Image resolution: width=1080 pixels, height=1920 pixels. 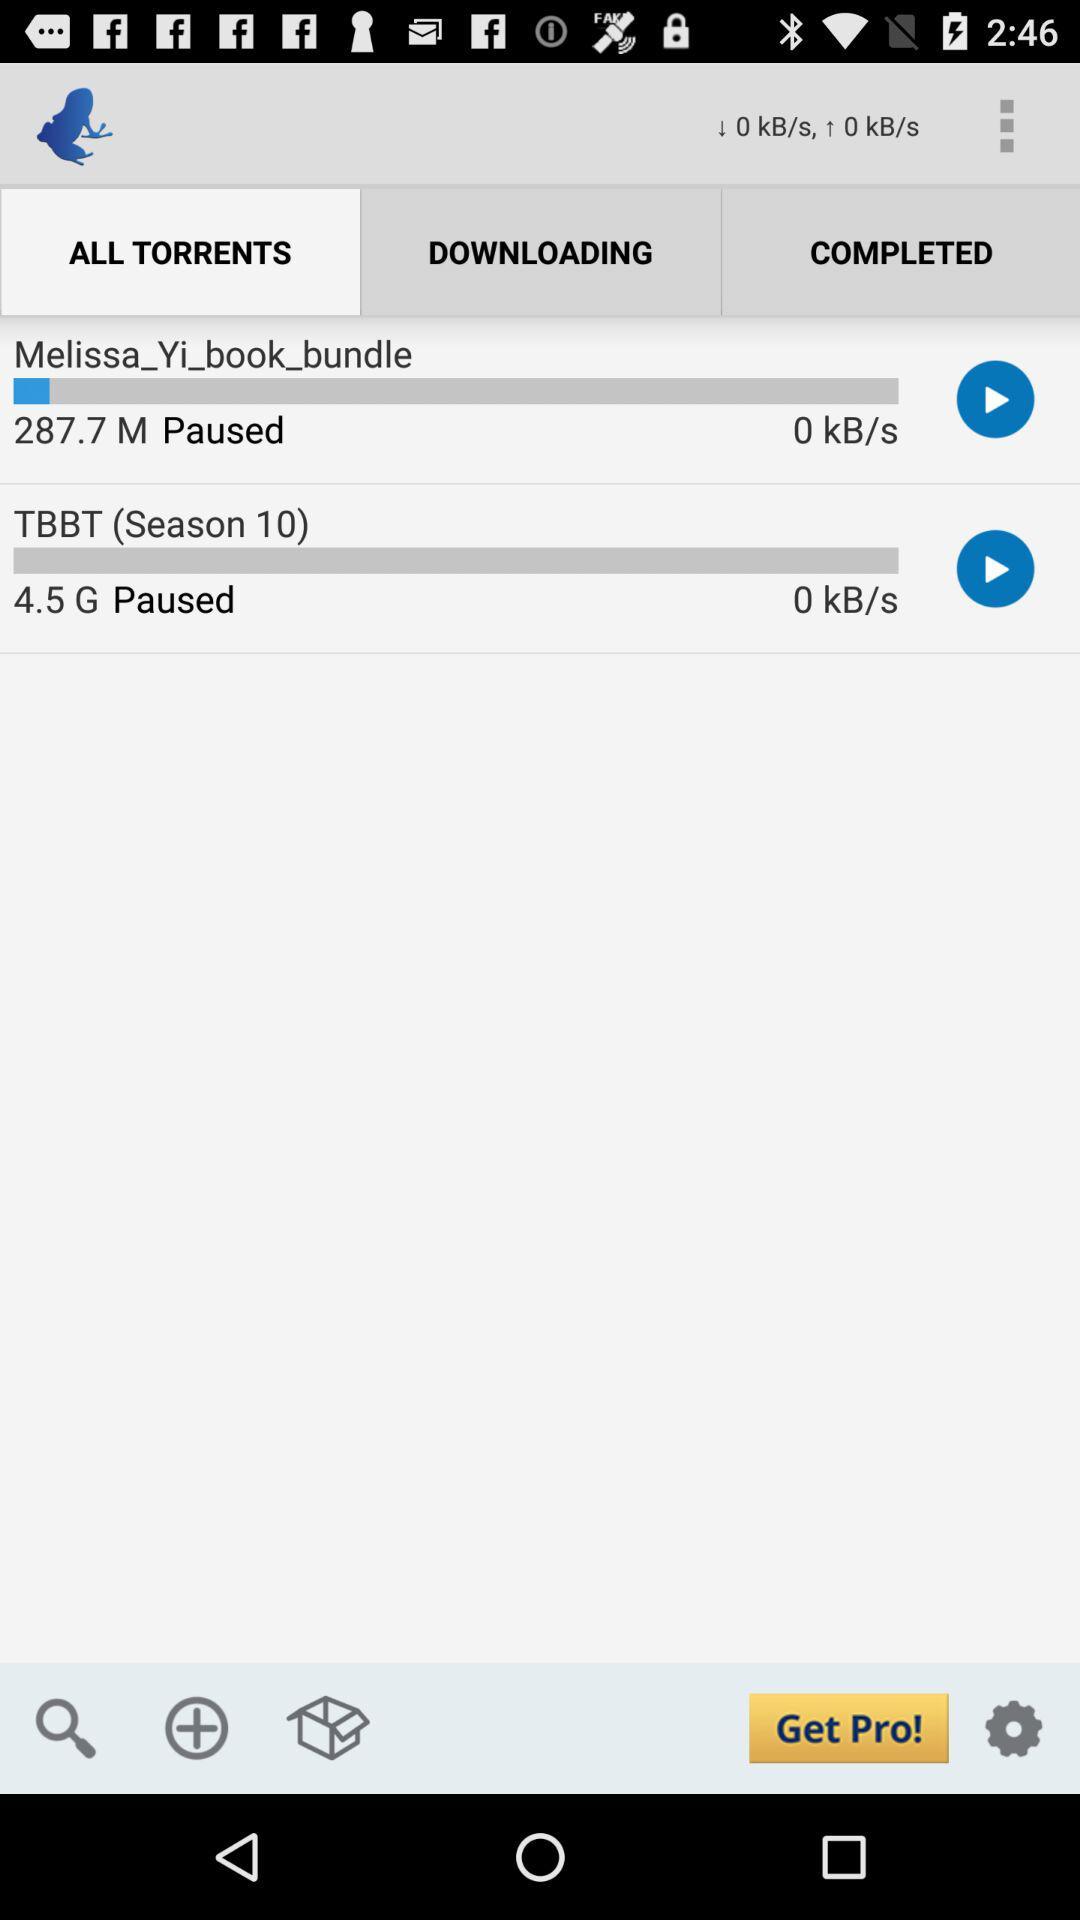 What do you see at coordinates (80, 427) in the screenshot?
I see `the 287.7 m app` at bounding box center [80, 427].